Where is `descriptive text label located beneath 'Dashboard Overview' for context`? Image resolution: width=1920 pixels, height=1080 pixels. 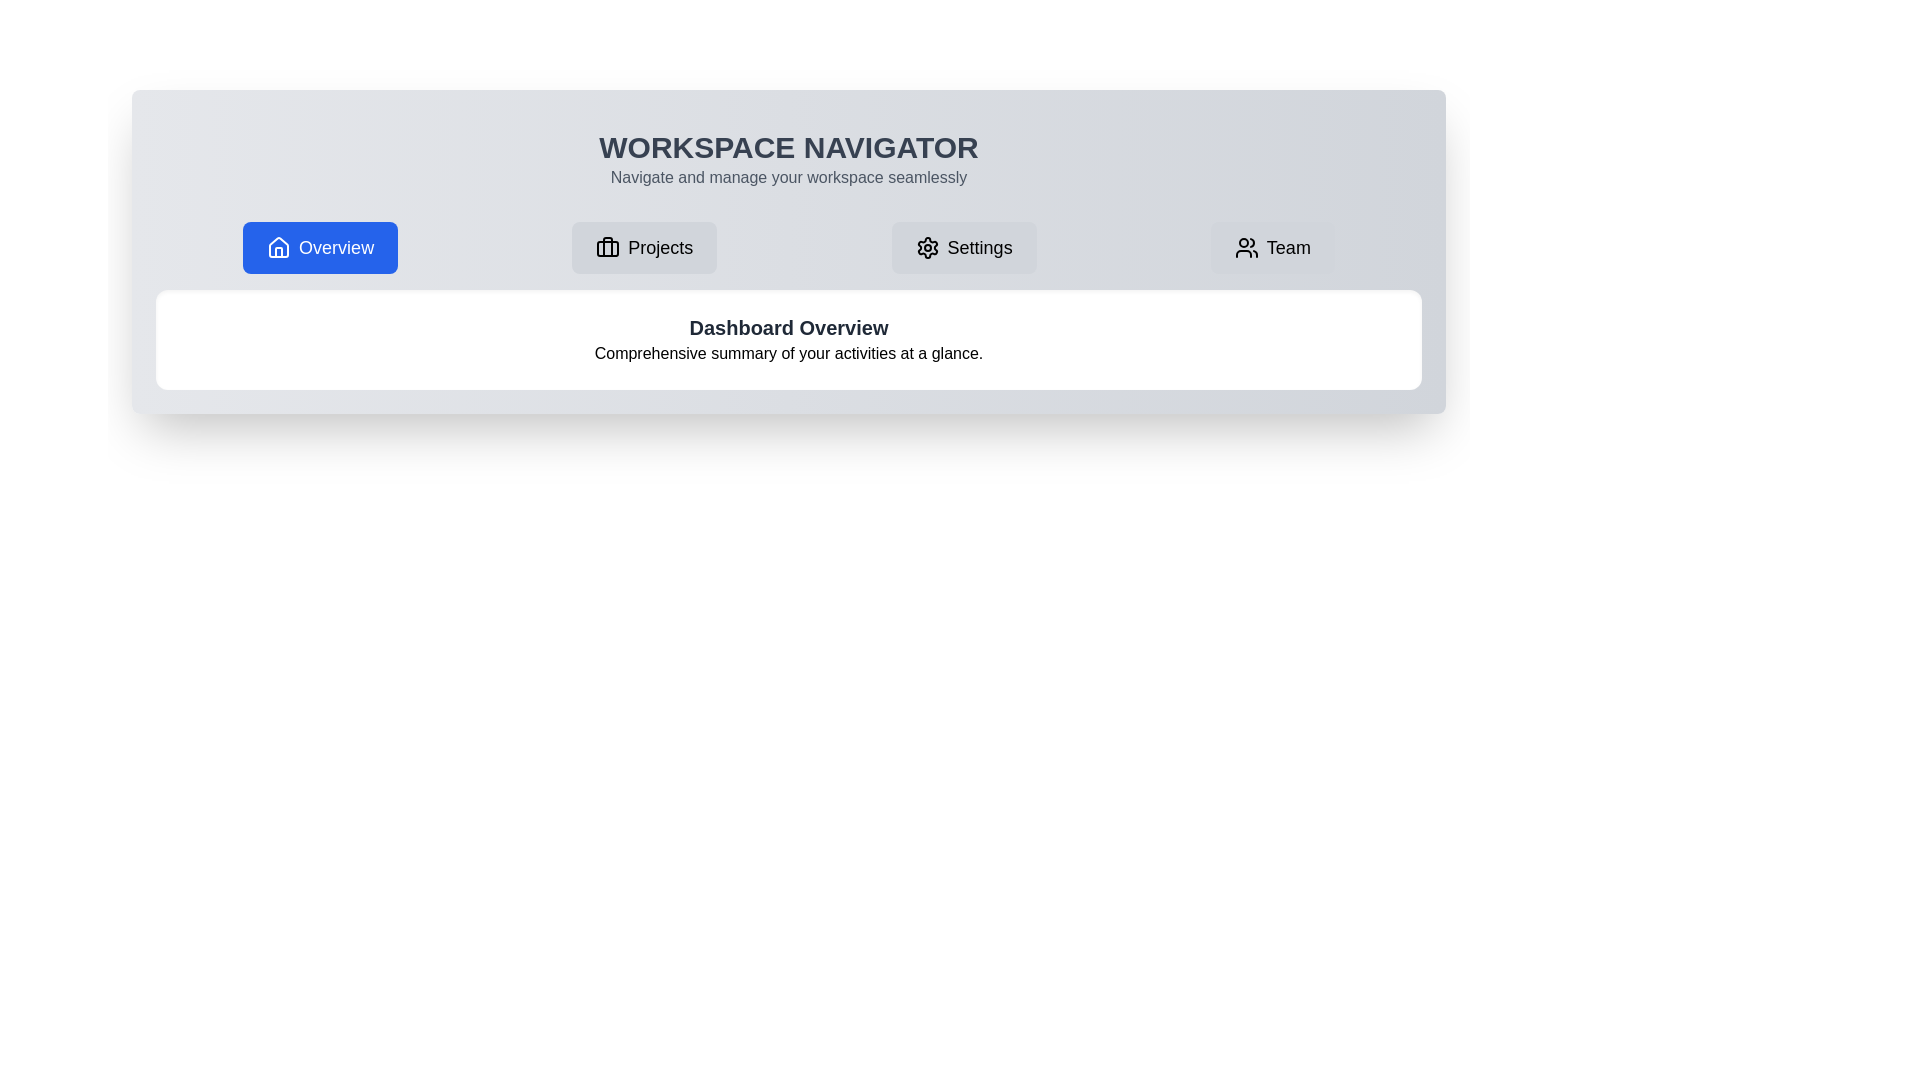
descriptive text label located beneath 'Dashboard Overview' for context is located at coordinates (787, 353).